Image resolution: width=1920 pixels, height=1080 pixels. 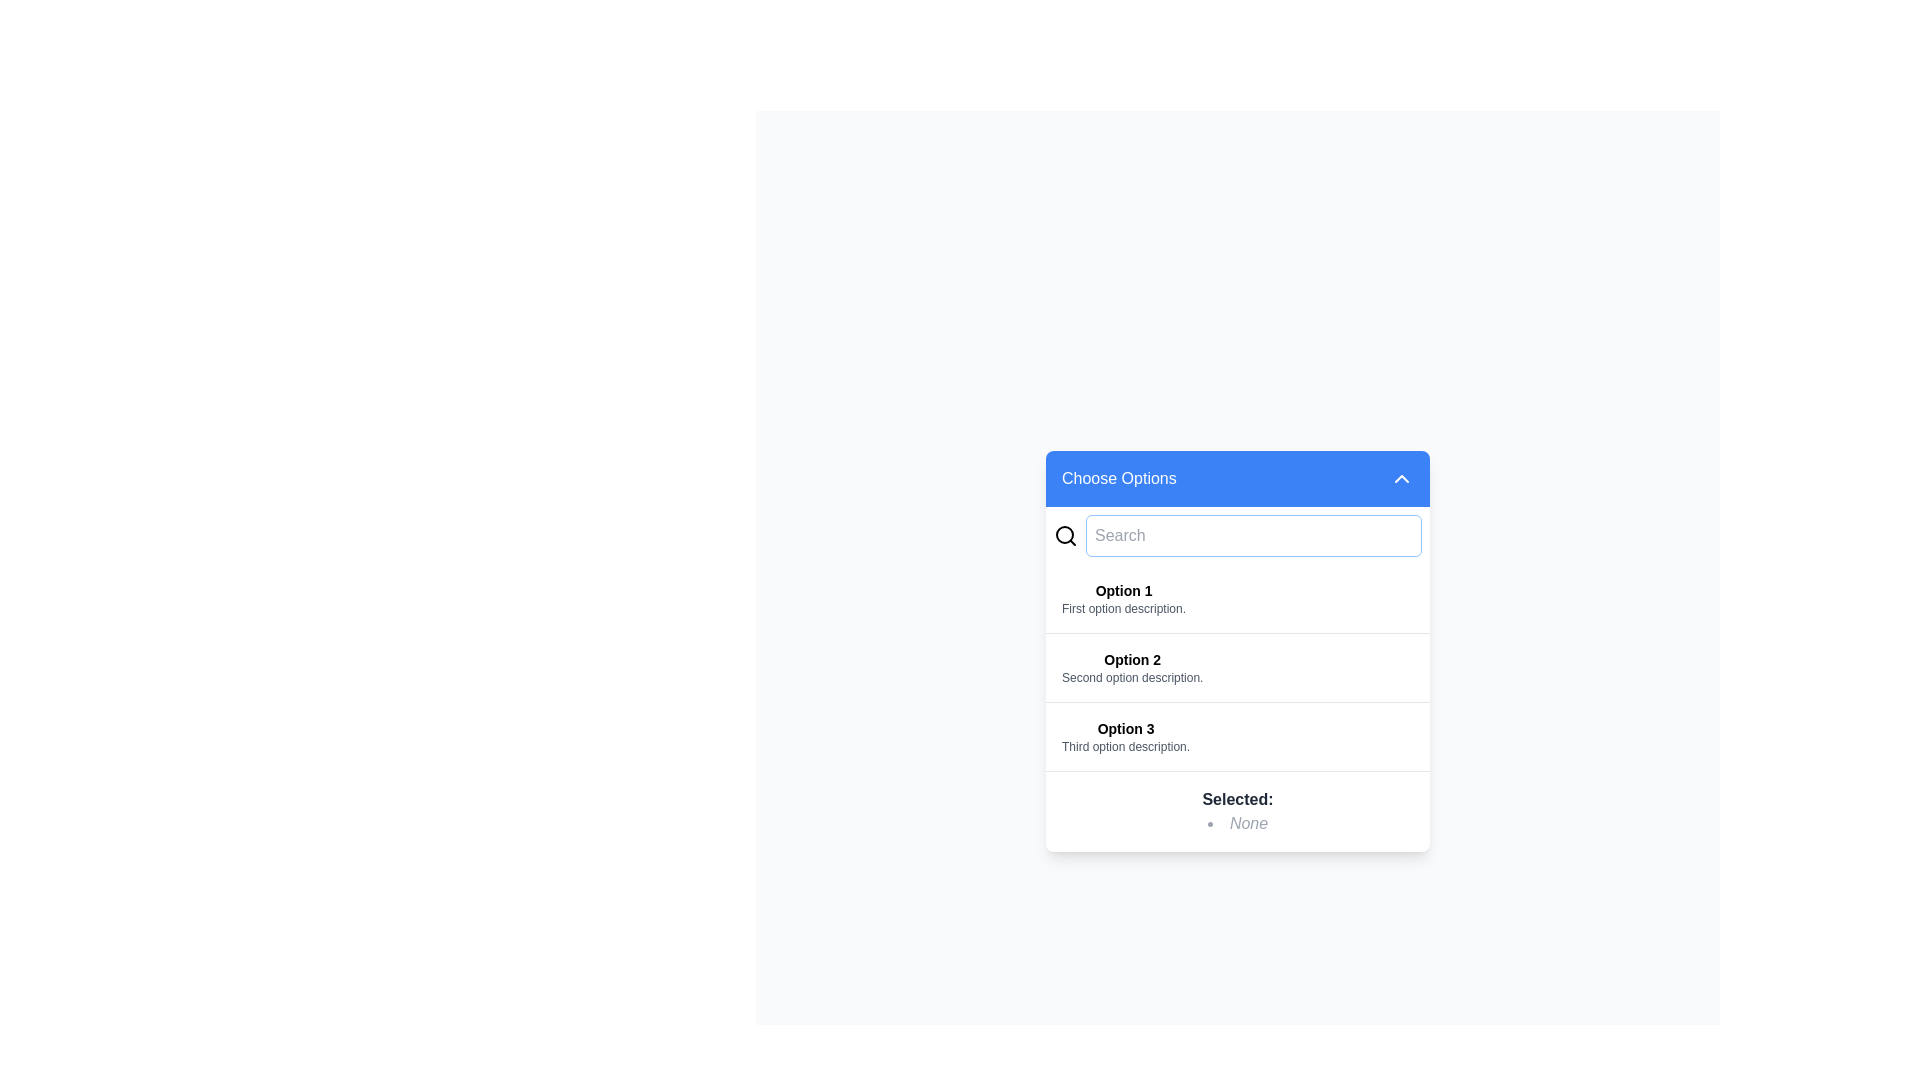 I want to click on the icon located at the upper-right corner of the blue header bar in the 'Choose Options' modal, so click(x=1400, y=478).